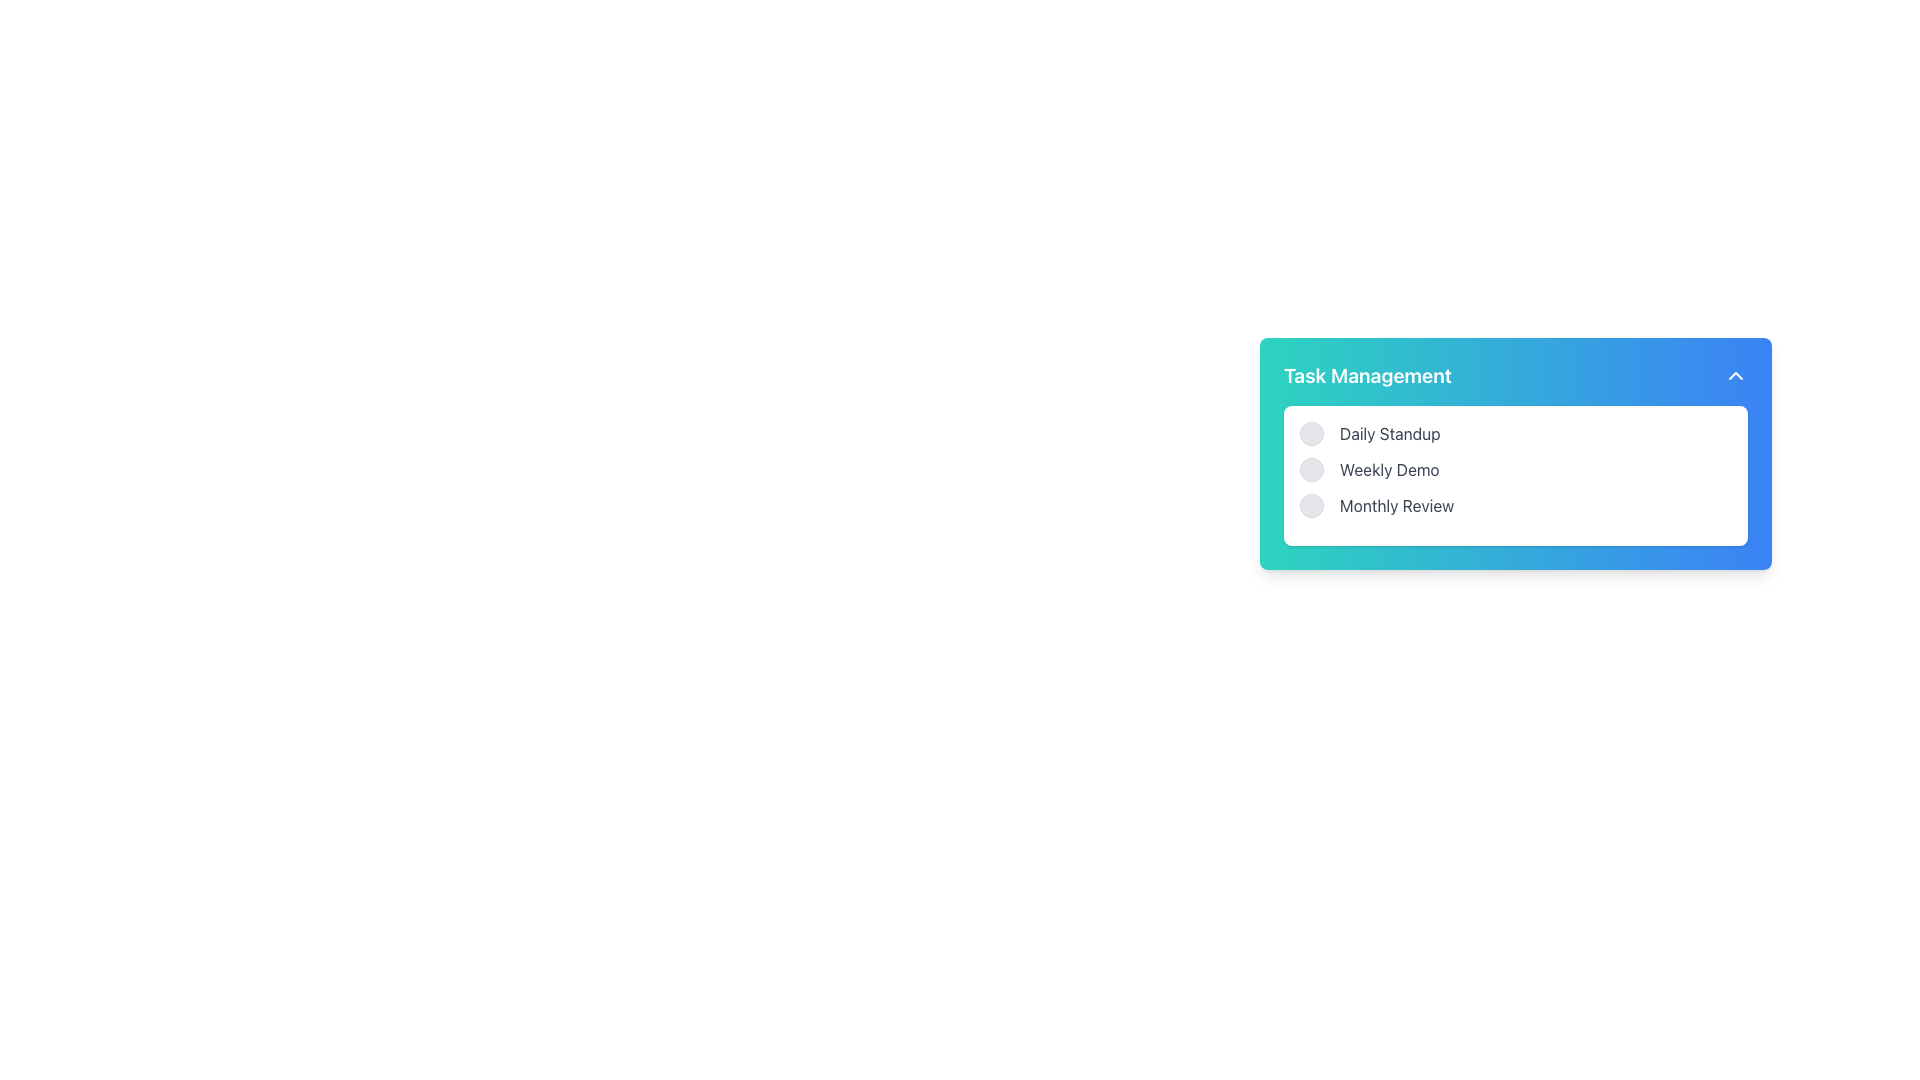 This screenshot has height=1080, width=1920. What do you see at coordinates (1388, 470) in the screenshot?
I see `the 'Weekly Demo' text label, which is styled in a gray font and is the second item in the 'Task Management' list` at bounding box center [1388, 470].